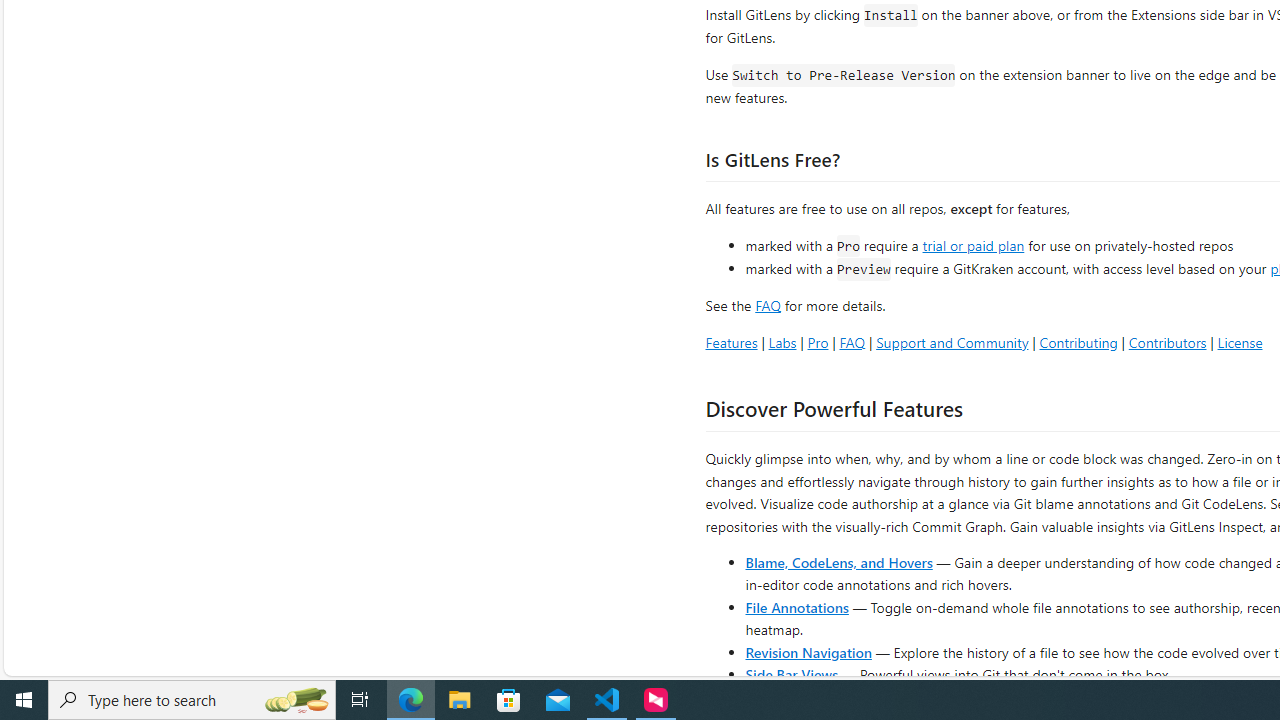 The image size is (1280, 720). I want to click on 'Blame, CodeLens, and Hovers', so click(839, 561).